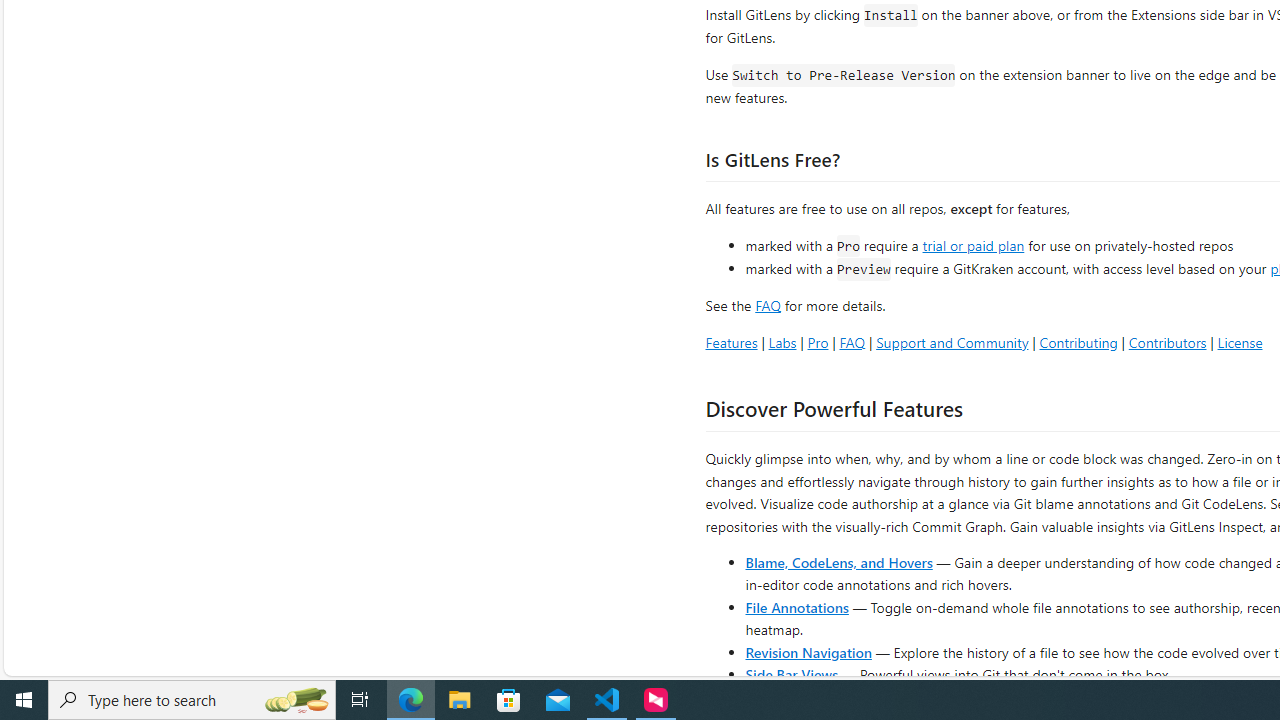 The image size is (1280, 720). I want to click on 'Blame, CodeLens, and Hovers', so click(839, 561).